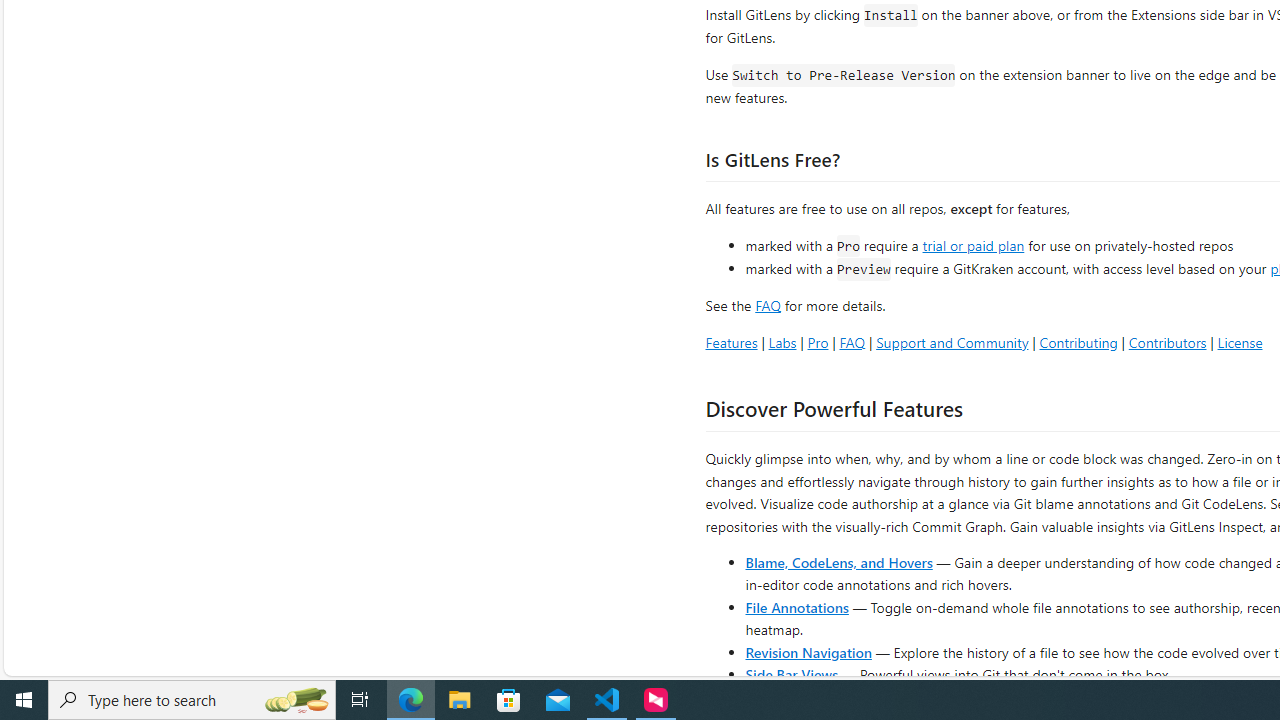 The image size is (1280, 720). I want to click on 'Blame, CodeLens, and Hovers', so click(839, 561).